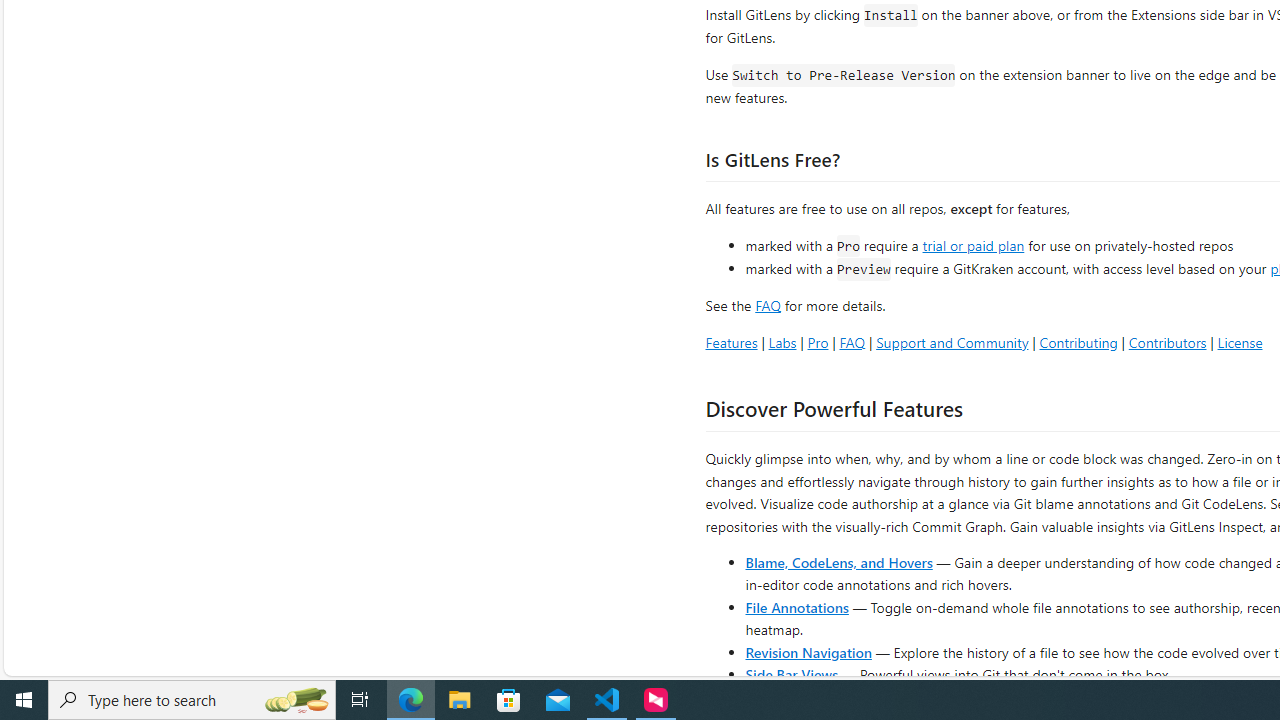 The image size is (1280, 720). I want to click on 'Blame, CodeLens, and Hovers', so click(839, 561).